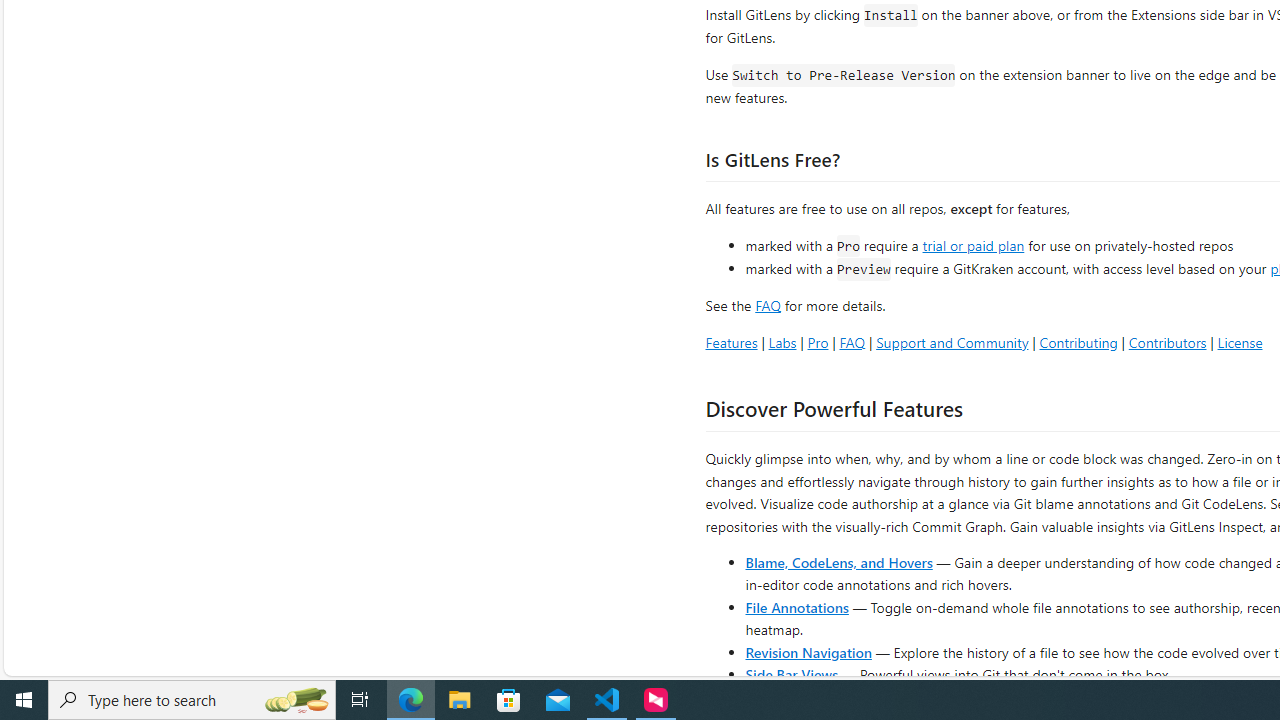 The image size is (1280, 720). I want to click on 'Blame, CodeLens, and Hovers', so click(839, 561).